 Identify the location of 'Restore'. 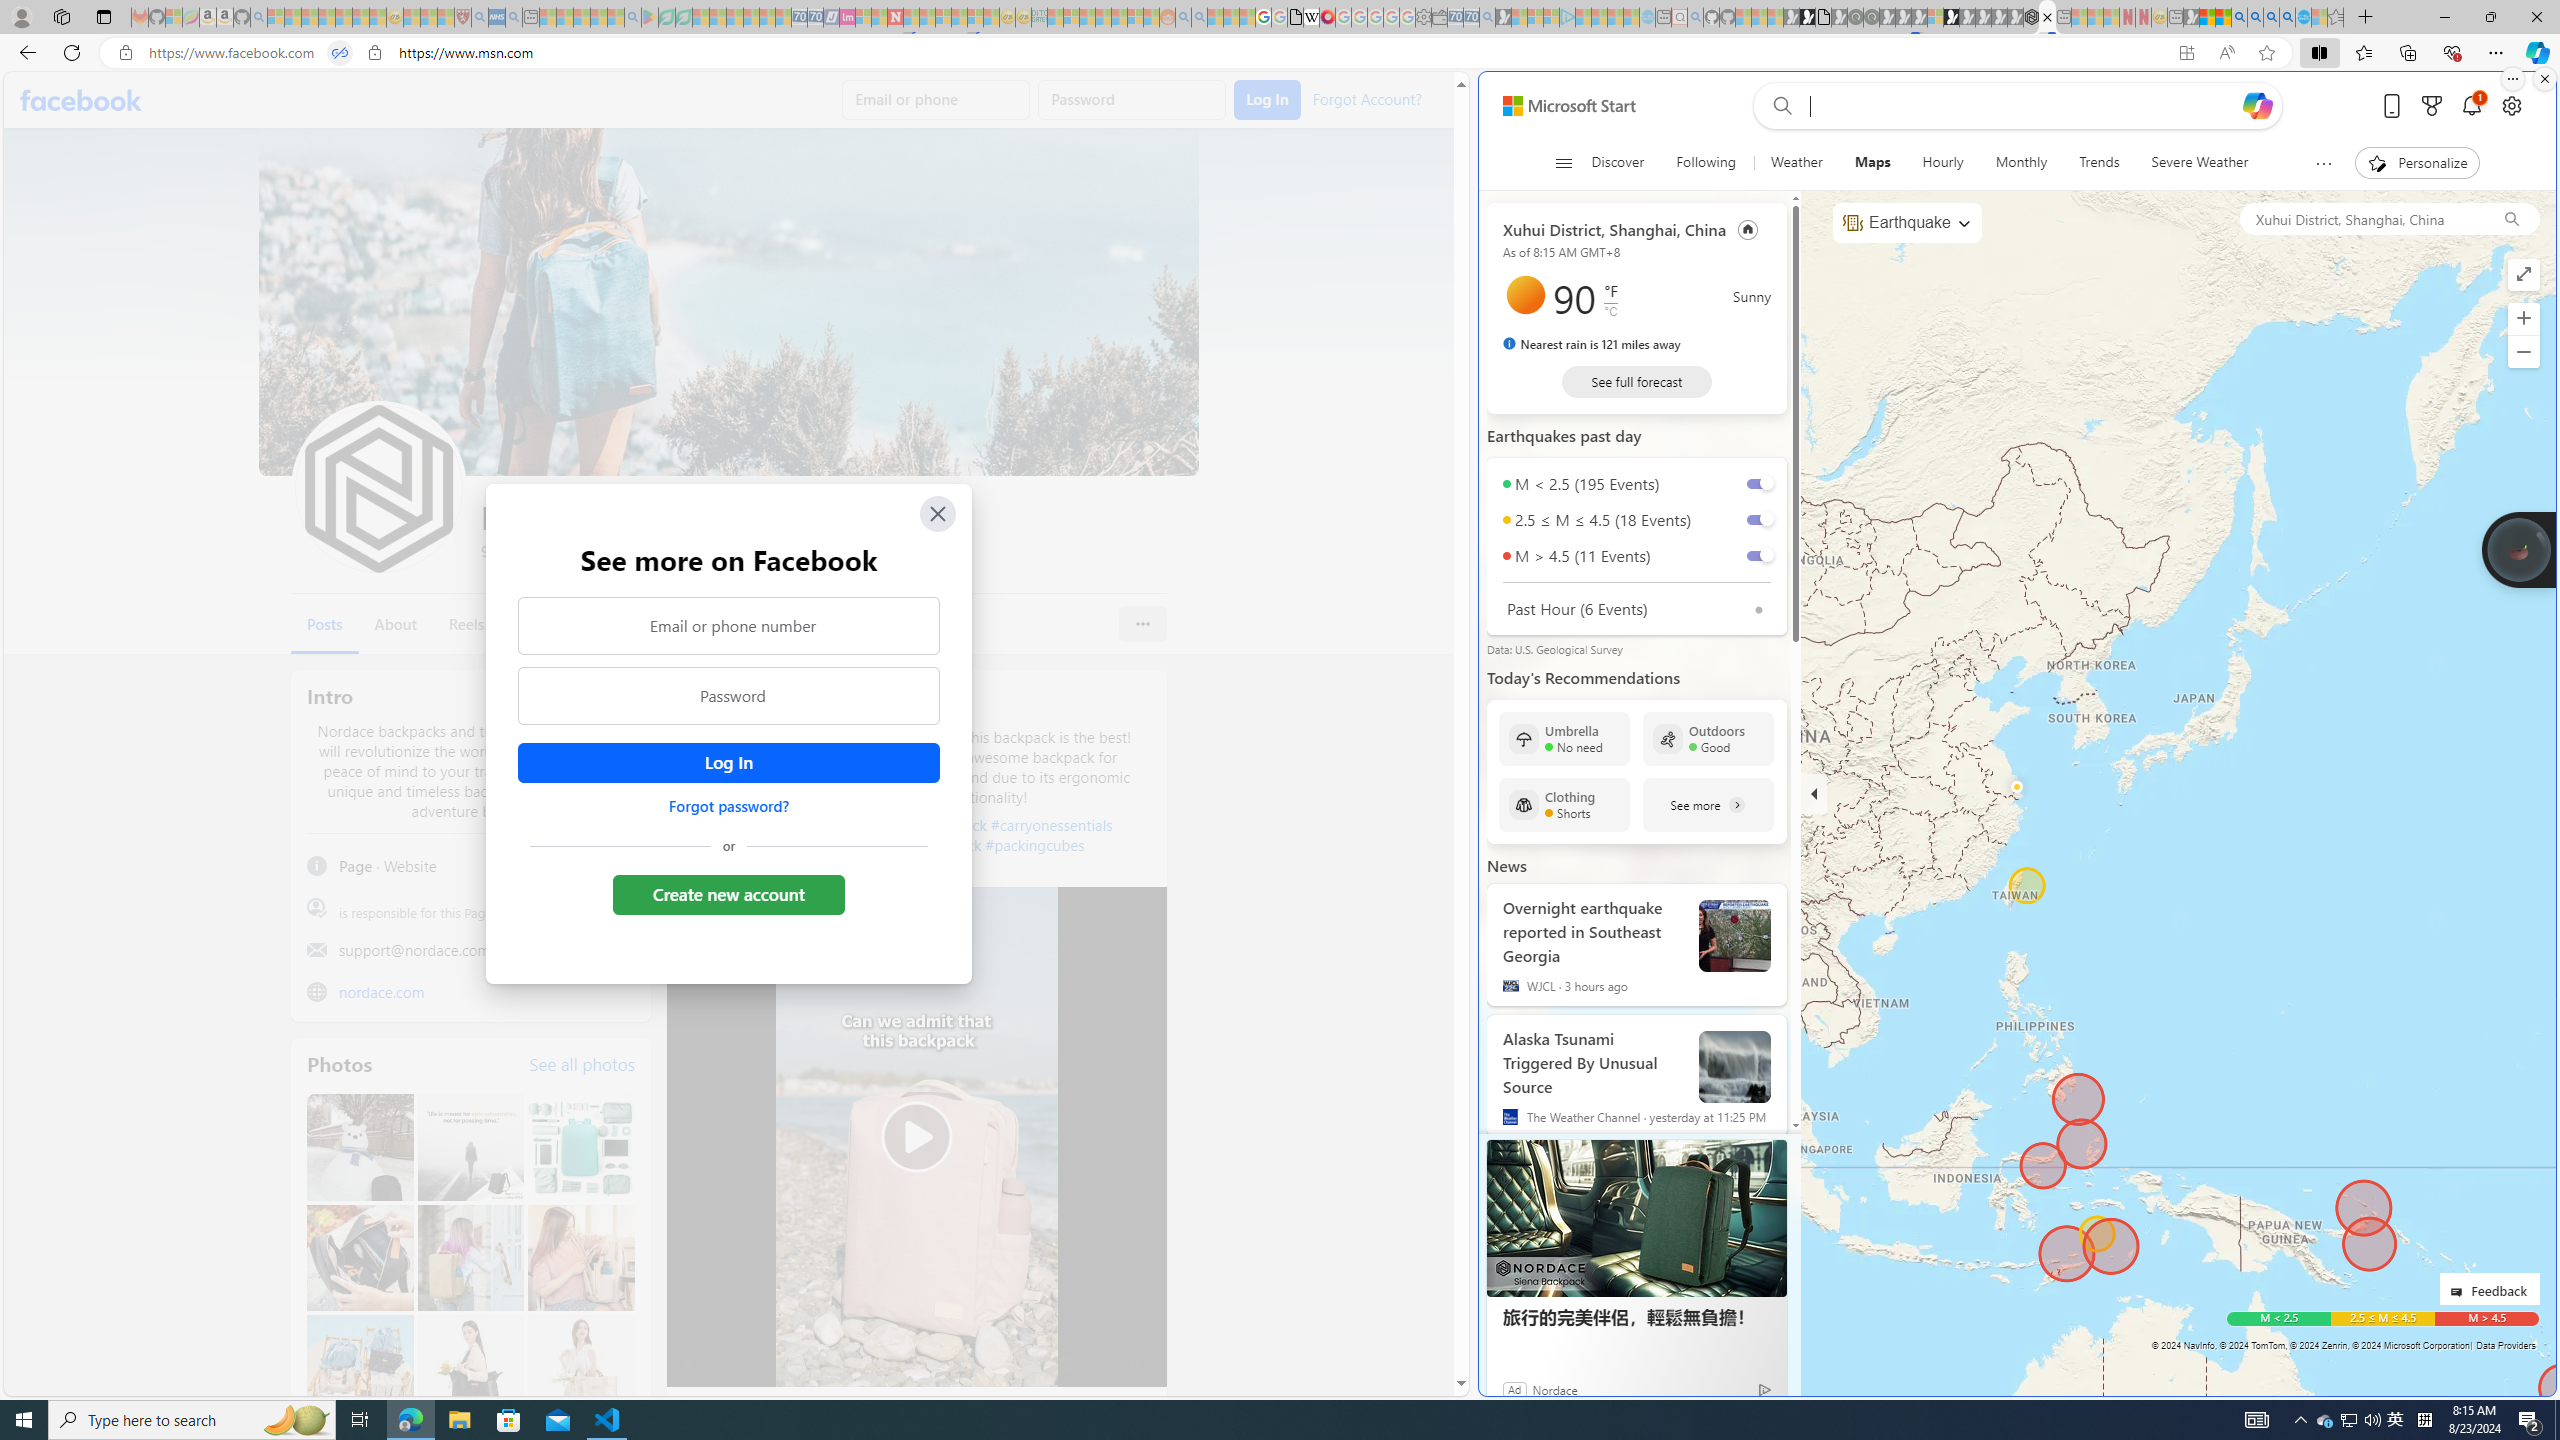
(2490, 16).